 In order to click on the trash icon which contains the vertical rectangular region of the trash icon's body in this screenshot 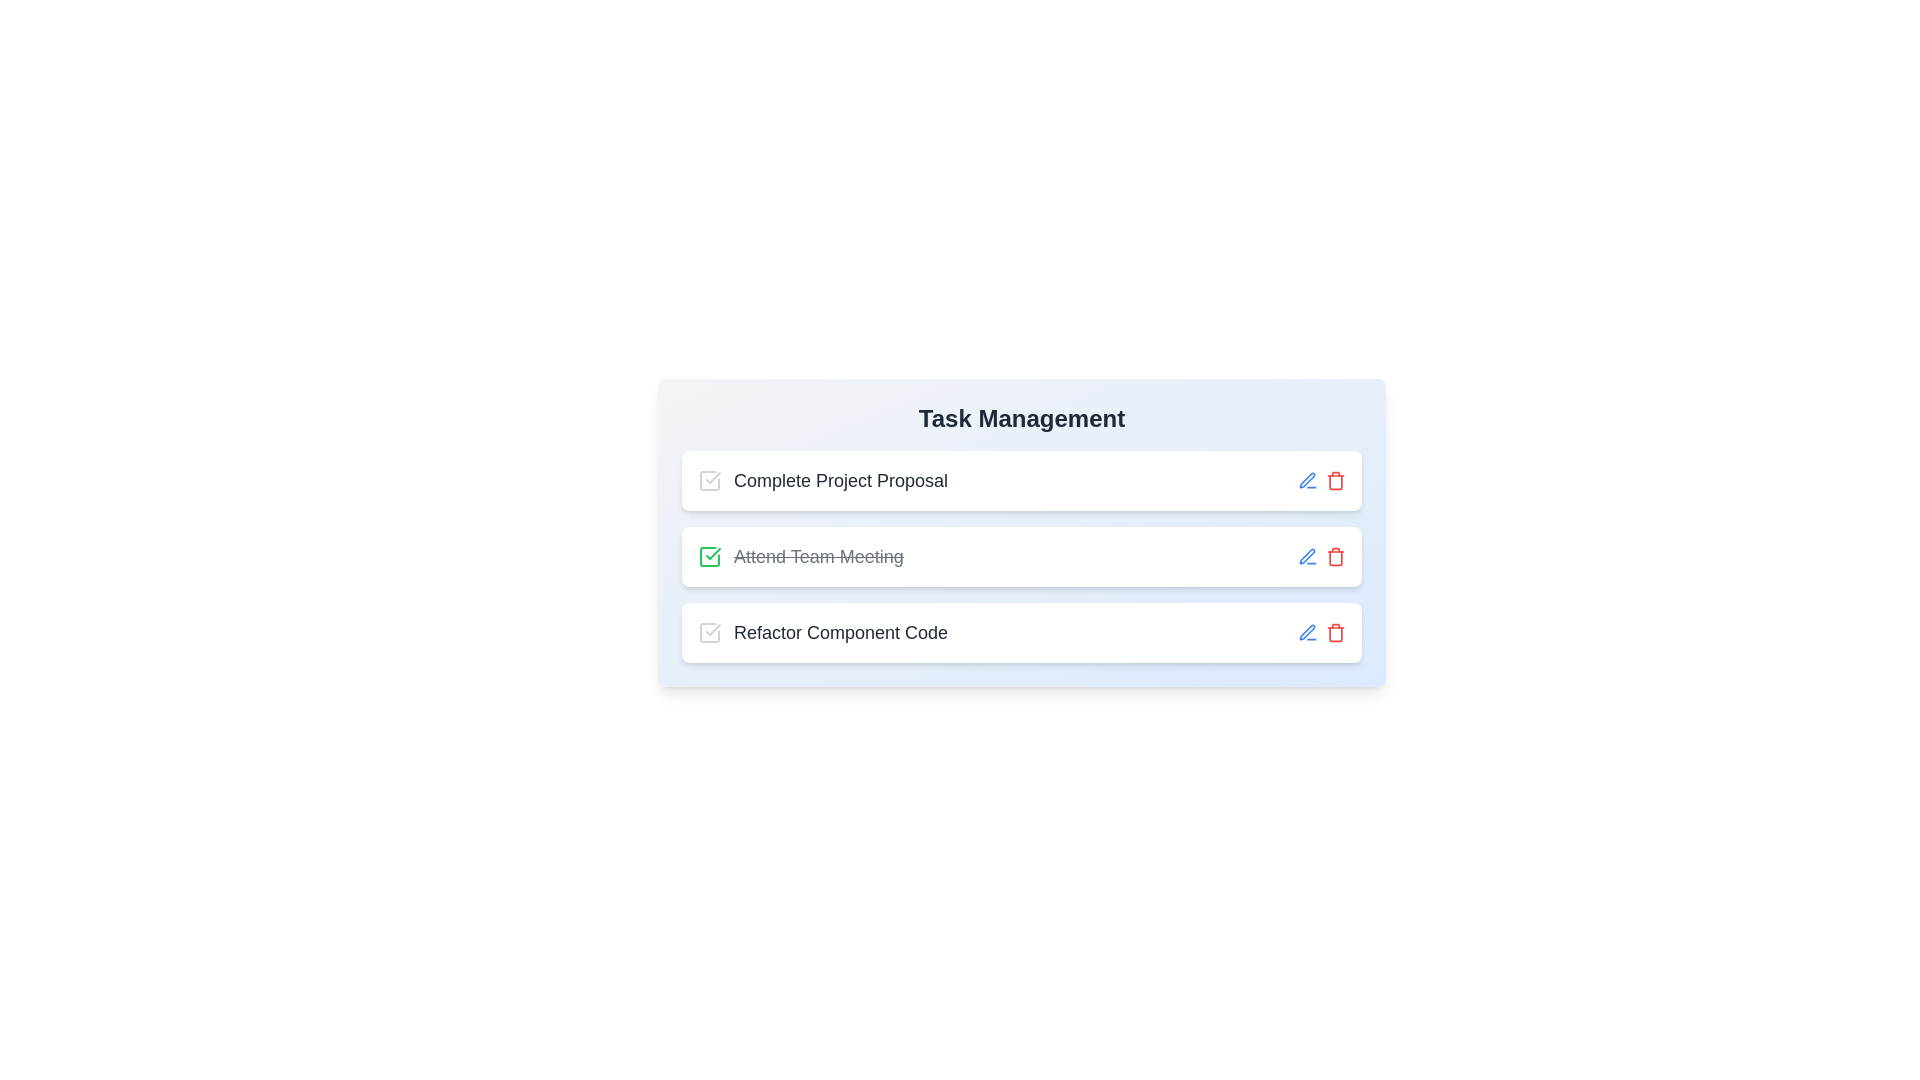, I will do `click(1335, 558)`.